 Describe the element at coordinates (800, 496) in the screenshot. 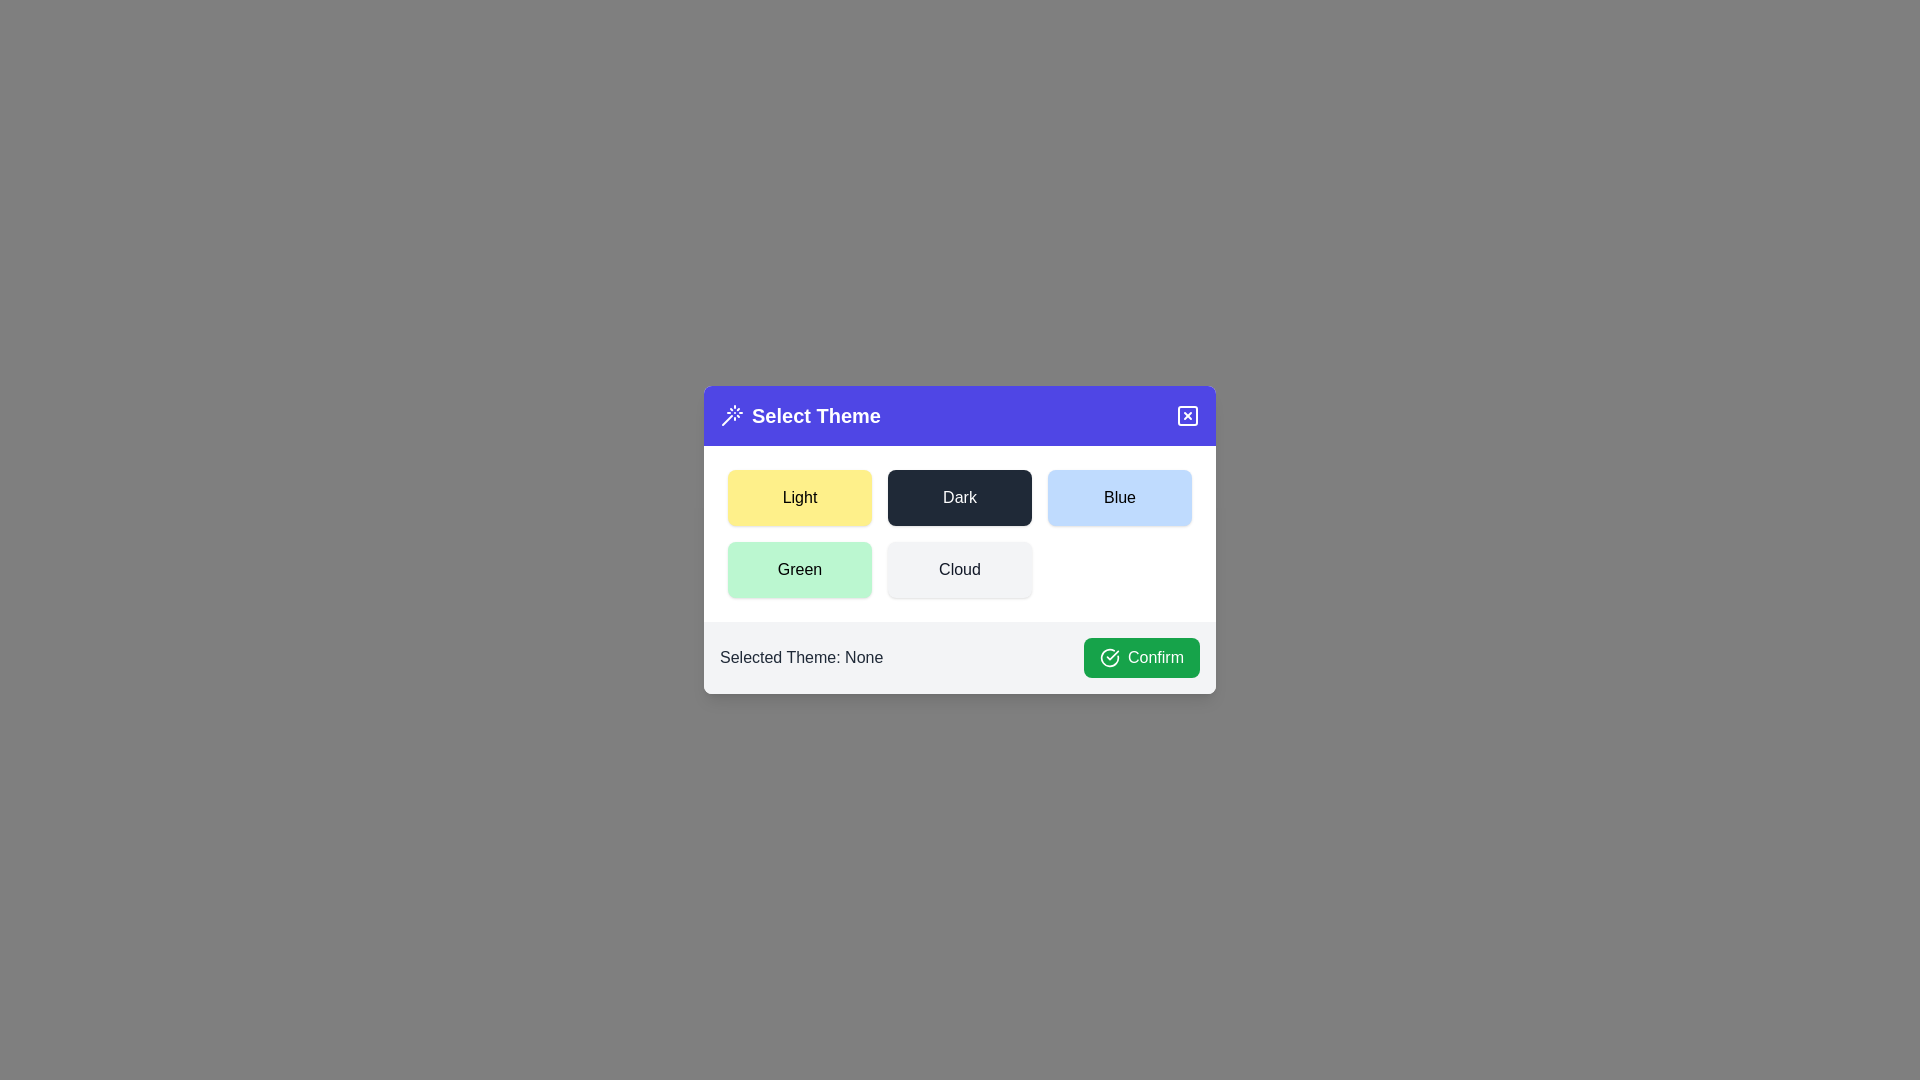

I see `the theme Light from the available options` at that location.